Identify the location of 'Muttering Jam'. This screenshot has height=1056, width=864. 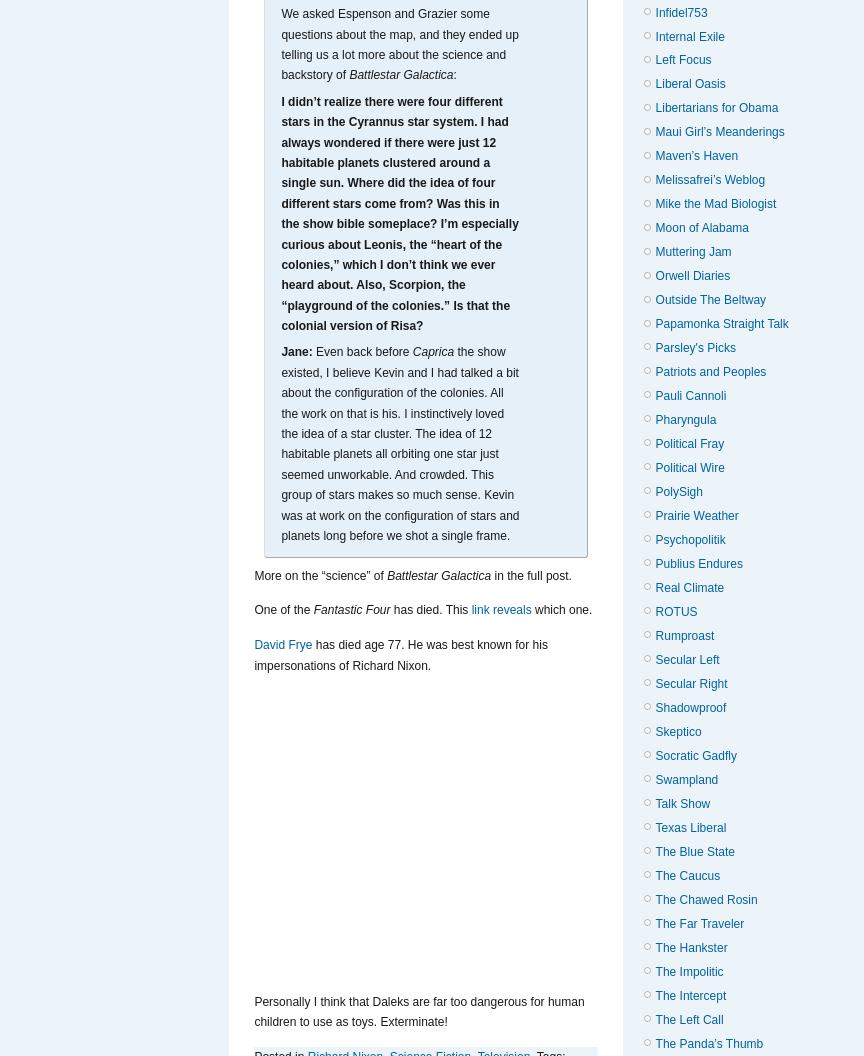
(693, 250).